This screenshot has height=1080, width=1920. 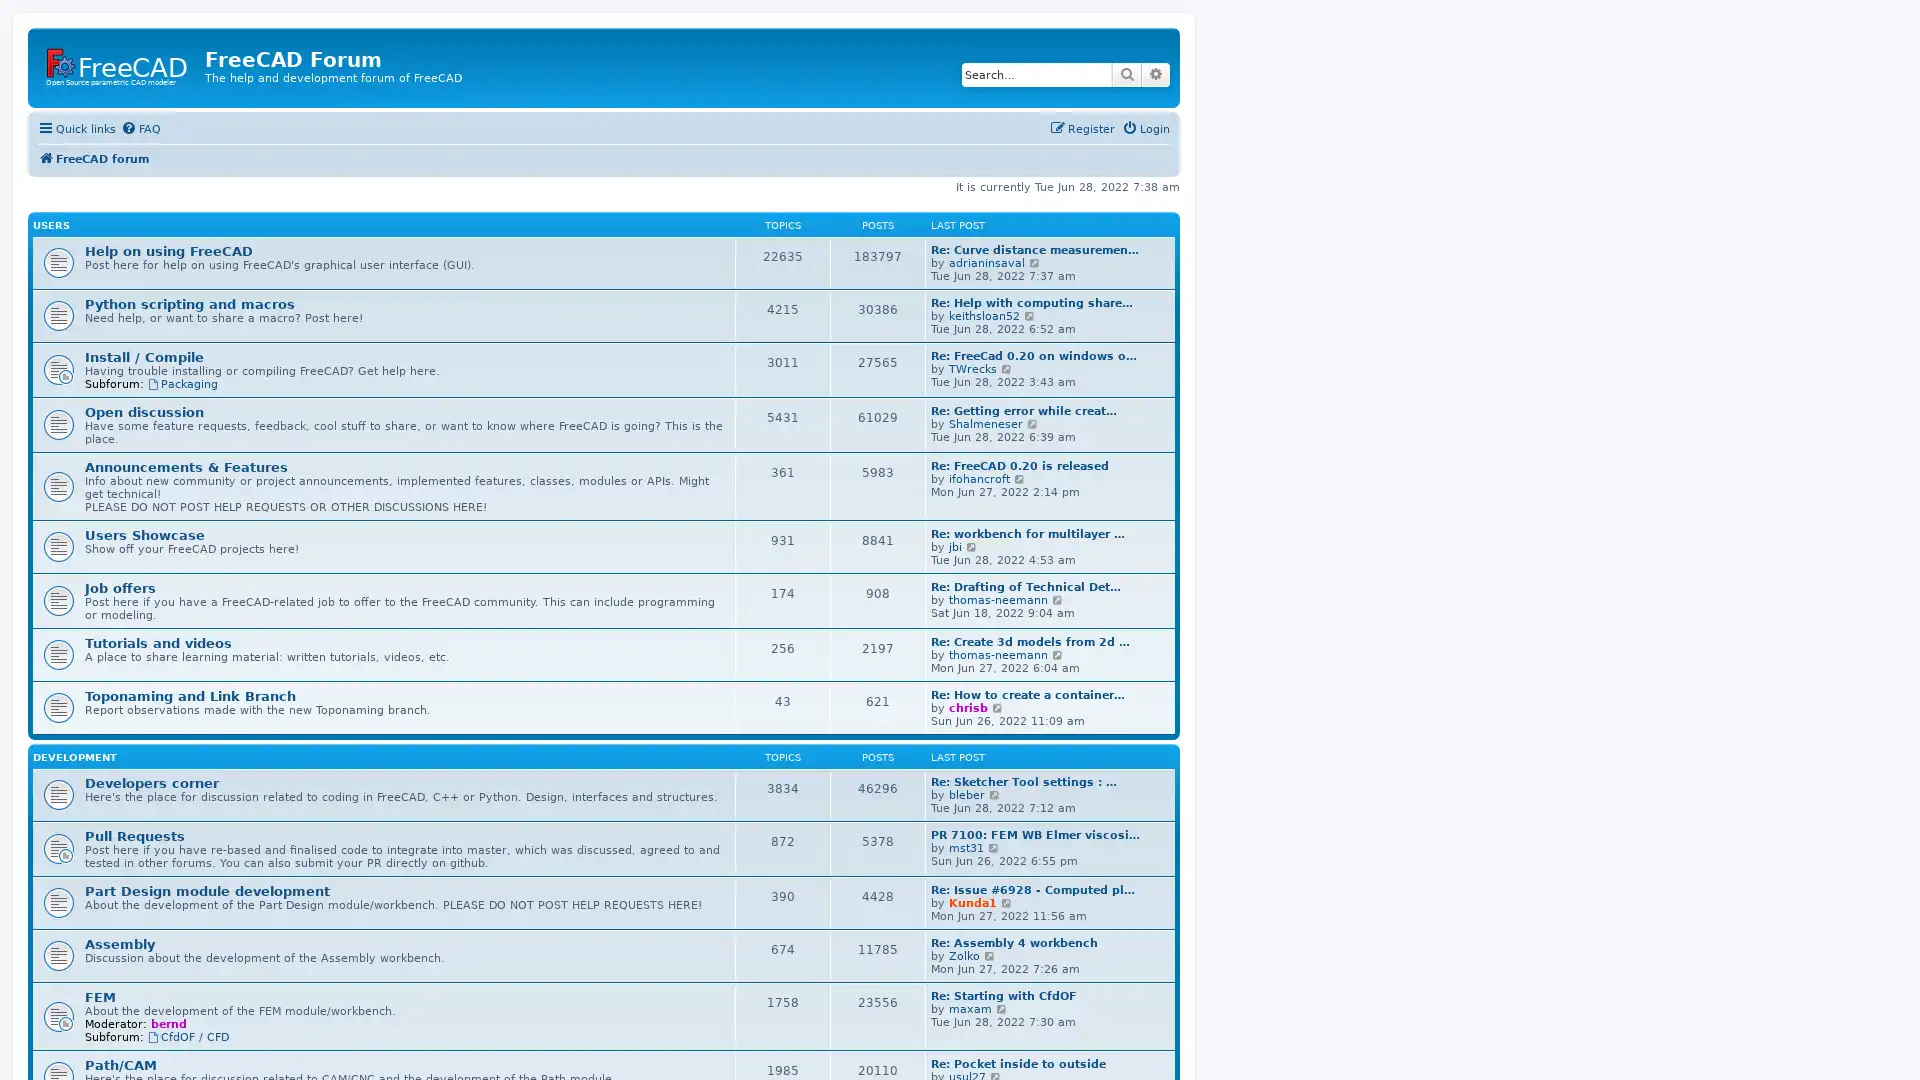 What do you see at coordinates (1127, 73) in the screenshot?
I see `Search` at bounding box center [1127, 73].